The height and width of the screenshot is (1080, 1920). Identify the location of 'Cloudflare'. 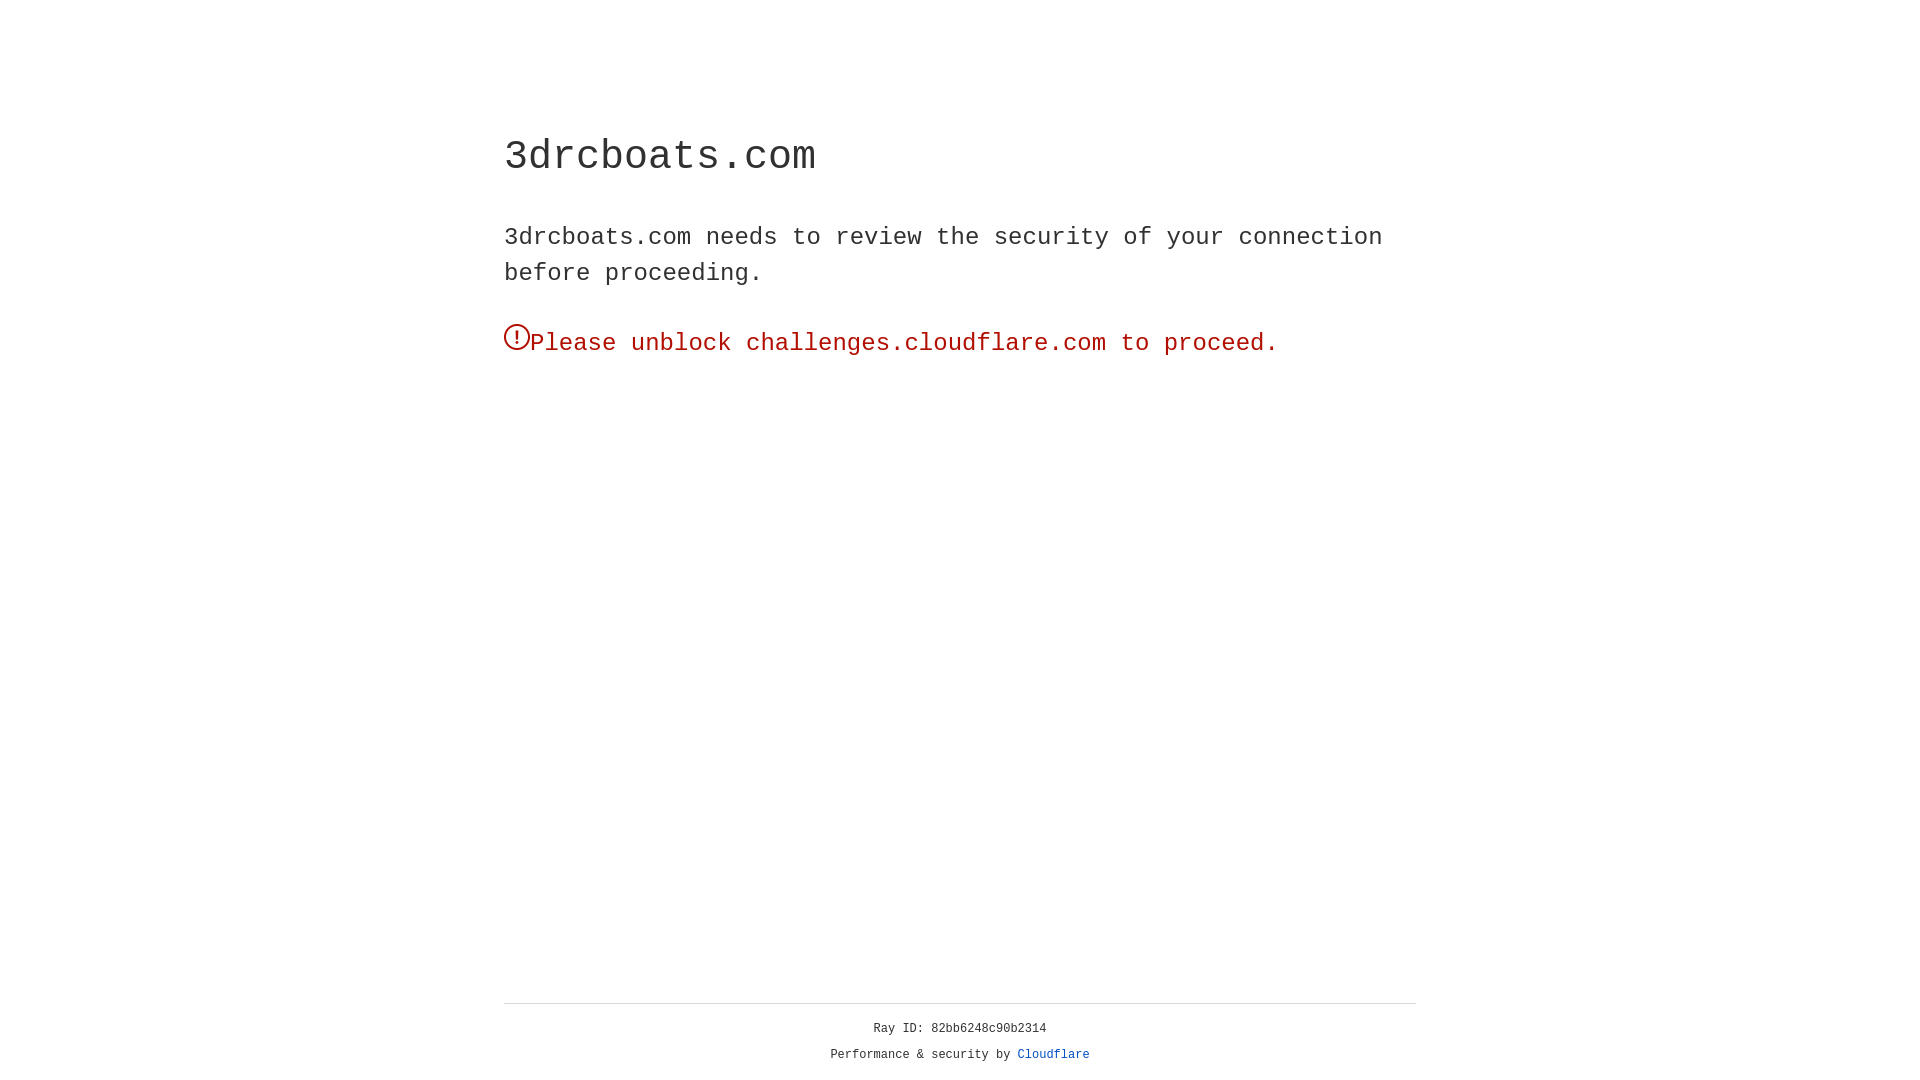
(1017, 1054).